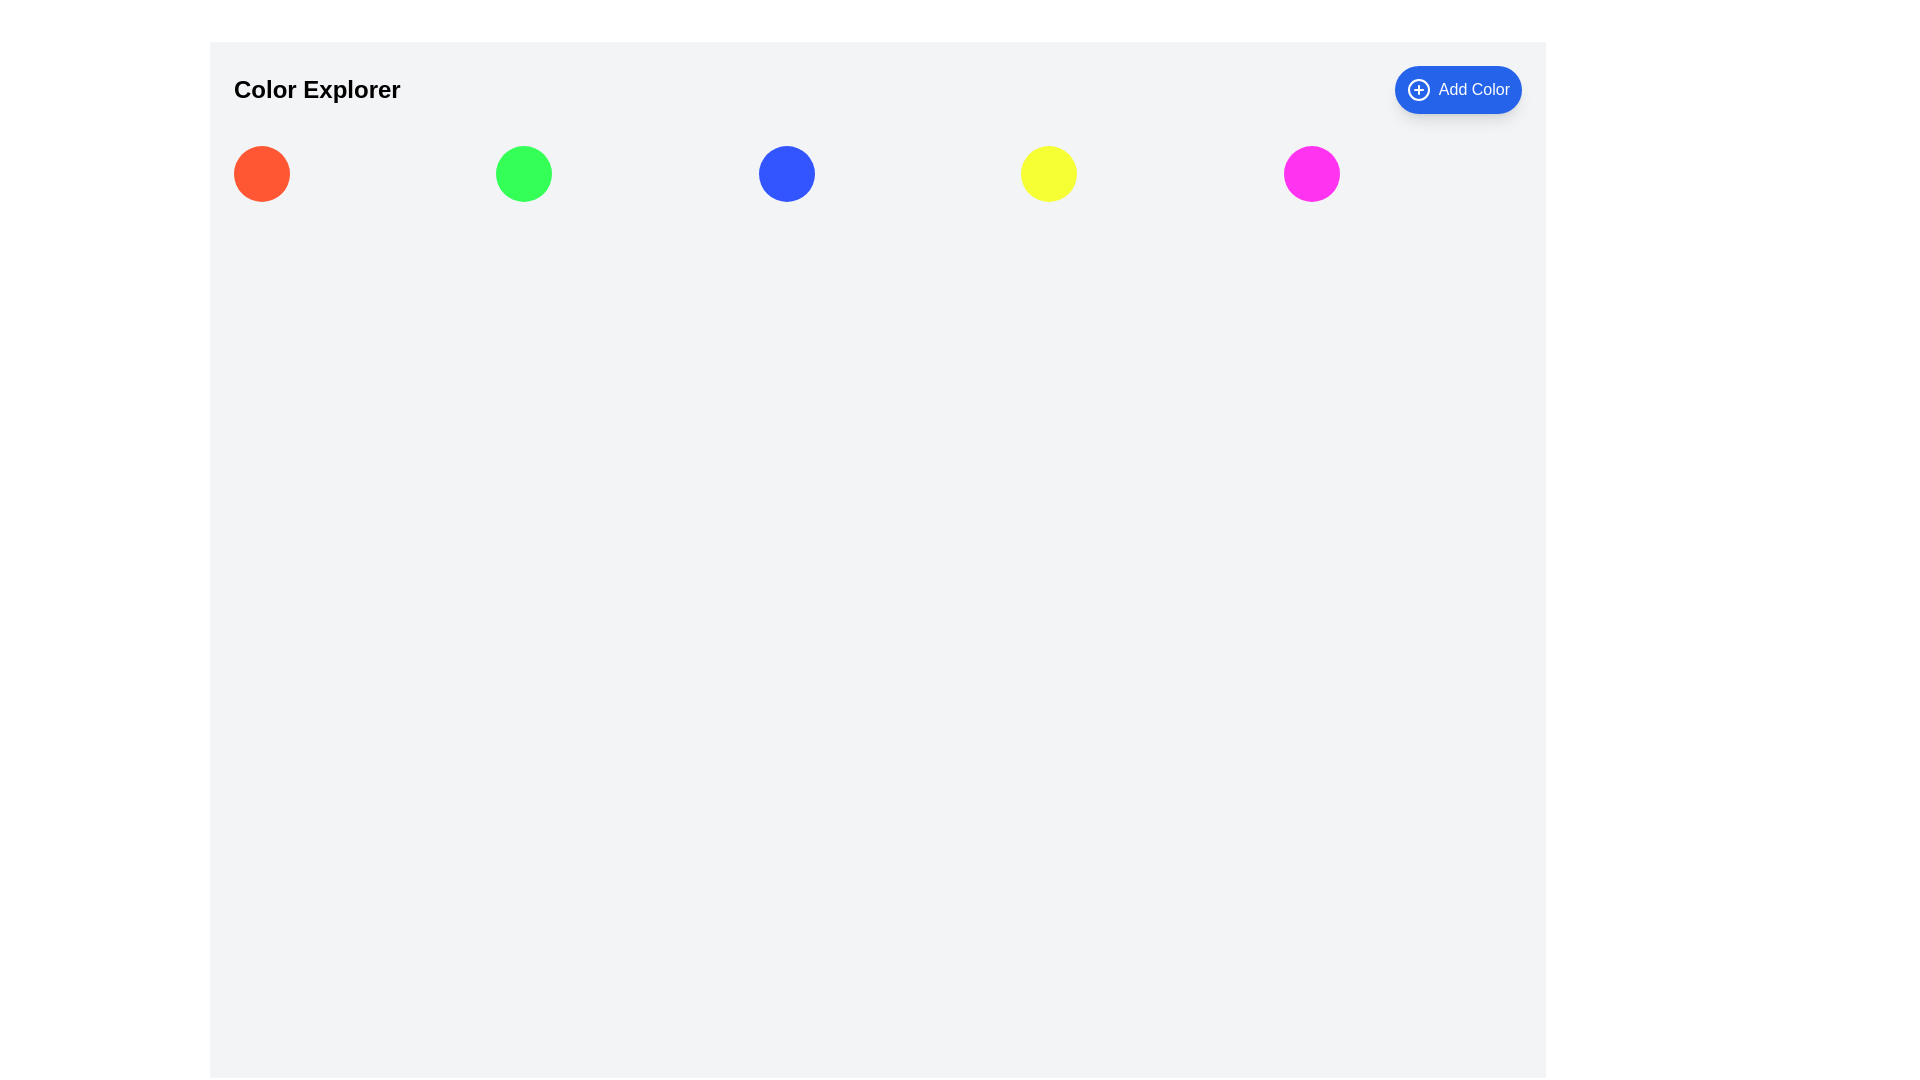 The image size is (1920, 1080). I want to click on the fifth selectable color option, which is a magenta interactive circle located under the 'Color Explorer' title, so click(1311, 172).